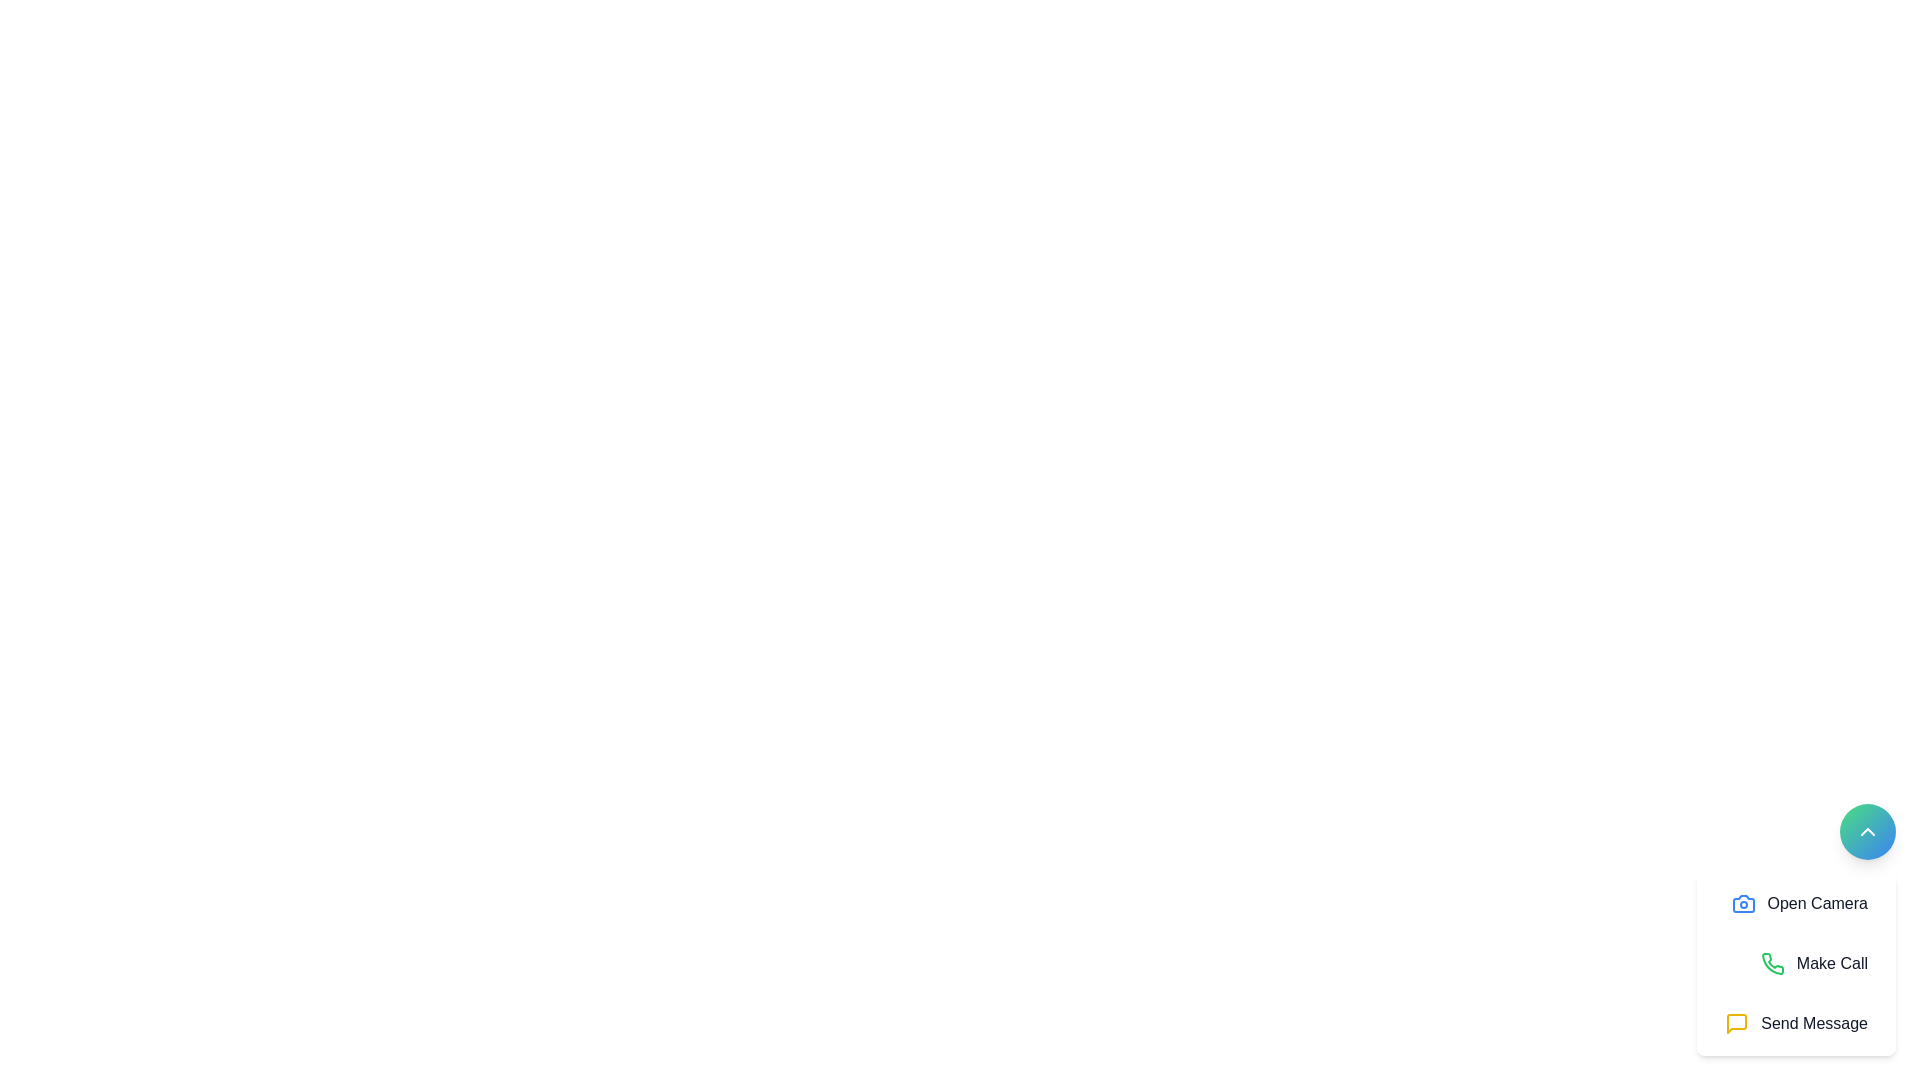 Image resolution: width=1920 pixels, height=1080 pixels. Describe the element at coordinates (1736, 1023) in the screenshot. I see `the 'Send Message' icon located on the leftmost part of the 'Send Message' button, preceding the text label` at that location.